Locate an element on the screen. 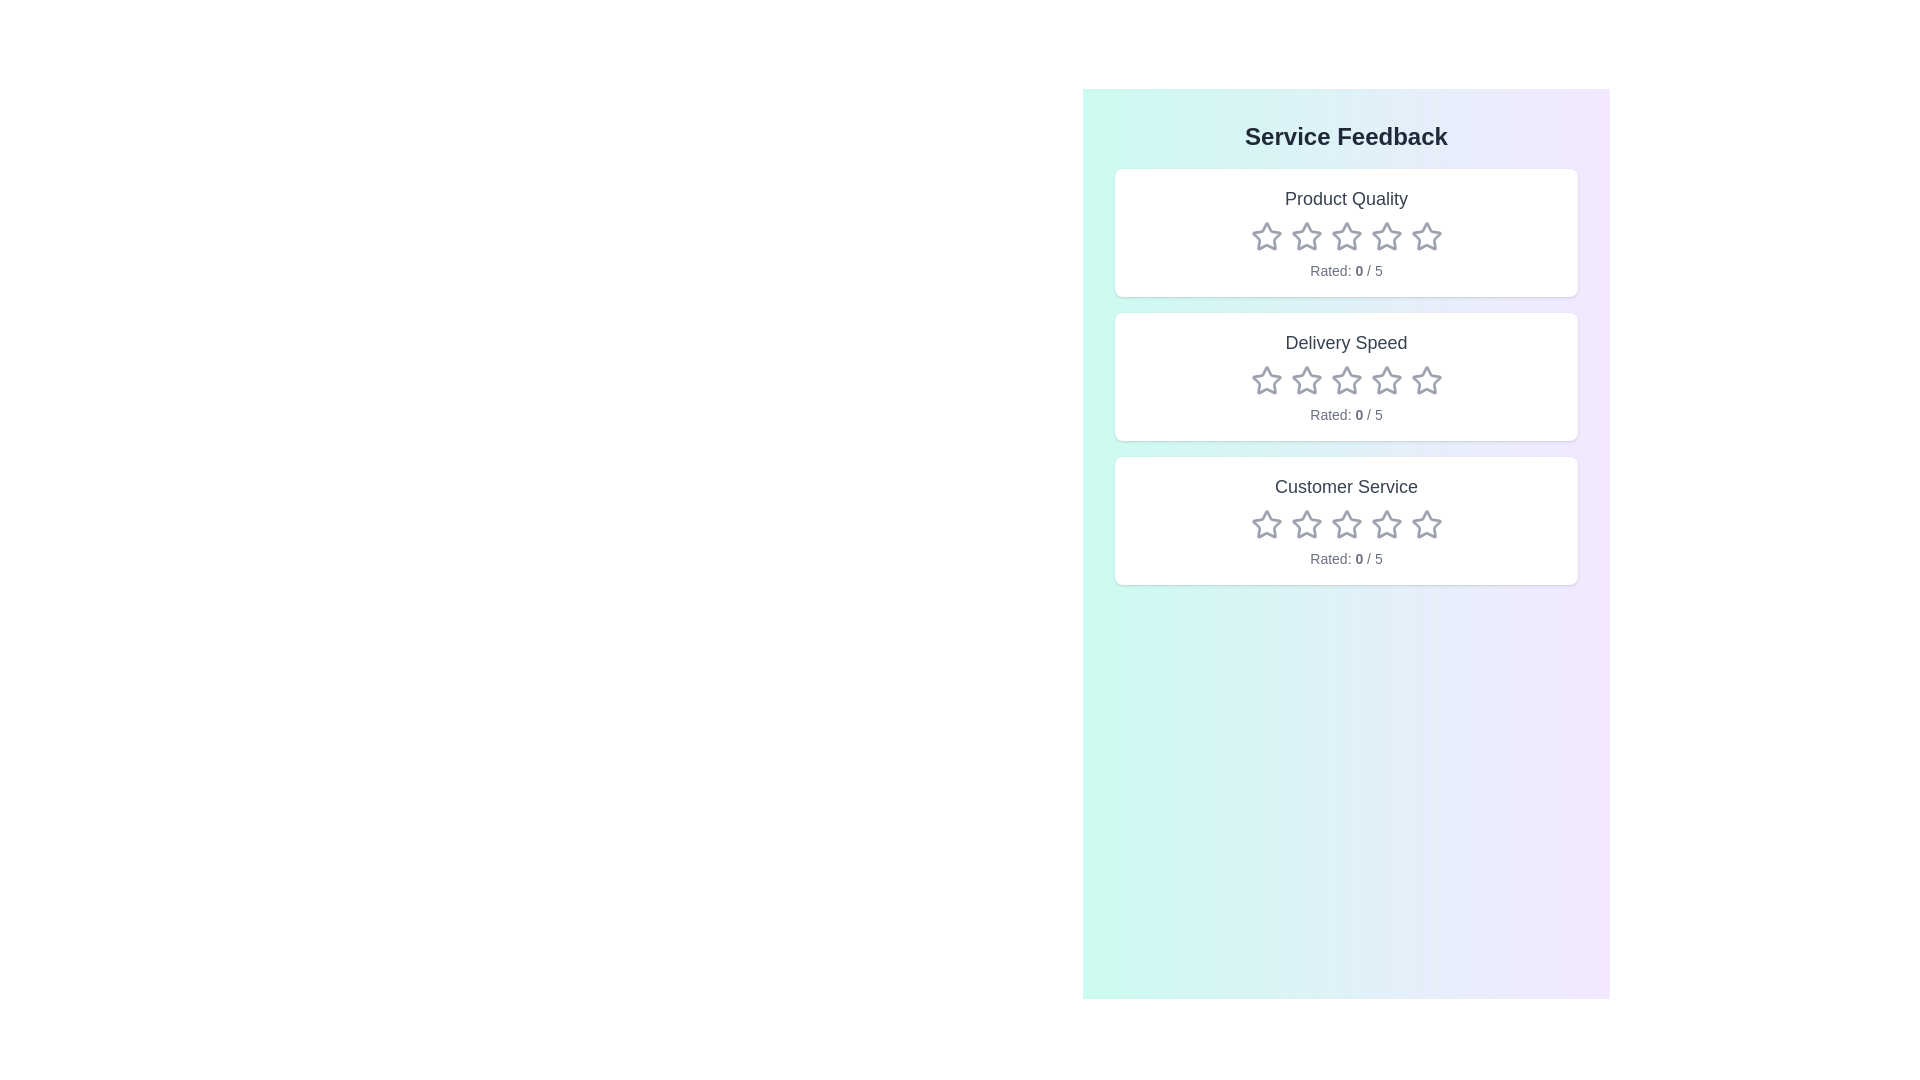 The image size is (1920, 1080). the rating for the category Delivery Speed to 1 stars is located at coordinates (1265, 381).